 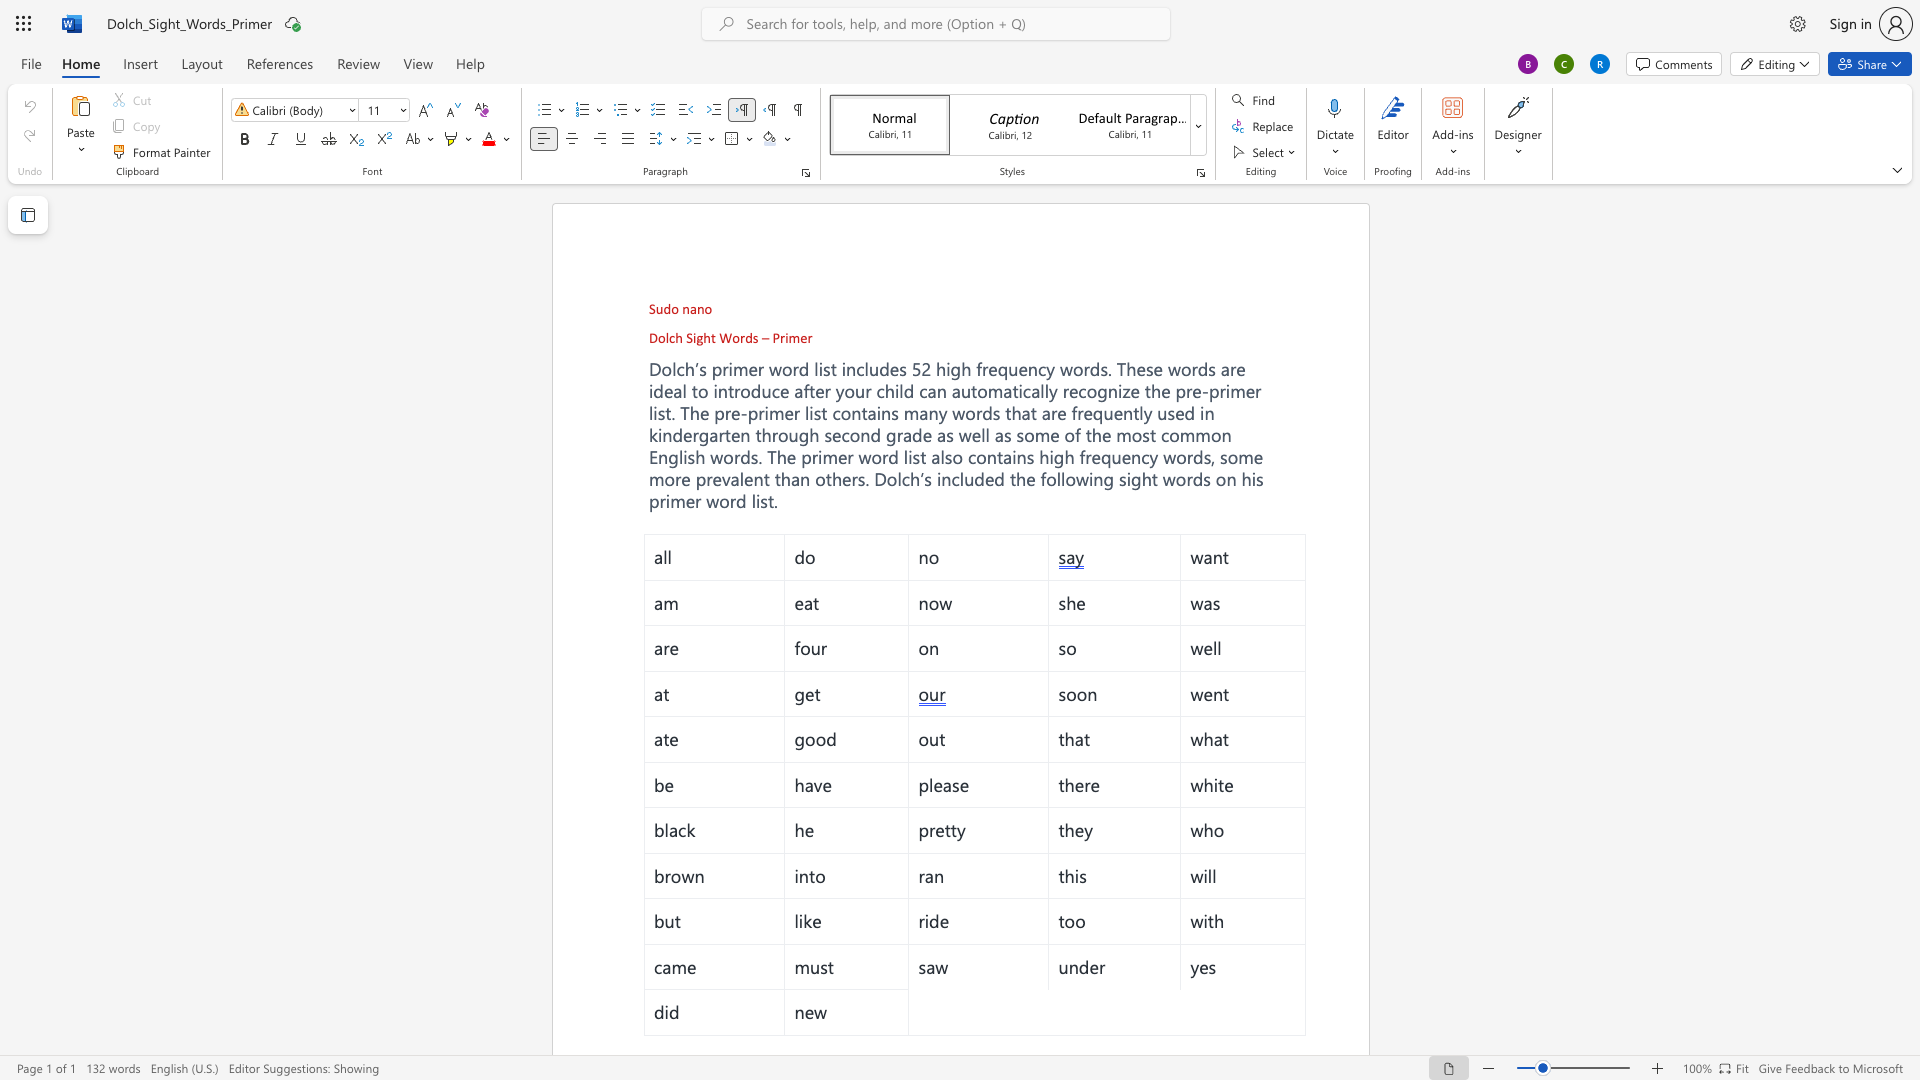 What do you see at coordinates (965, 411) in the screenshot?
I see `the subset text "ords th" within the text "many words that are"` at bounding box center [965, 411].